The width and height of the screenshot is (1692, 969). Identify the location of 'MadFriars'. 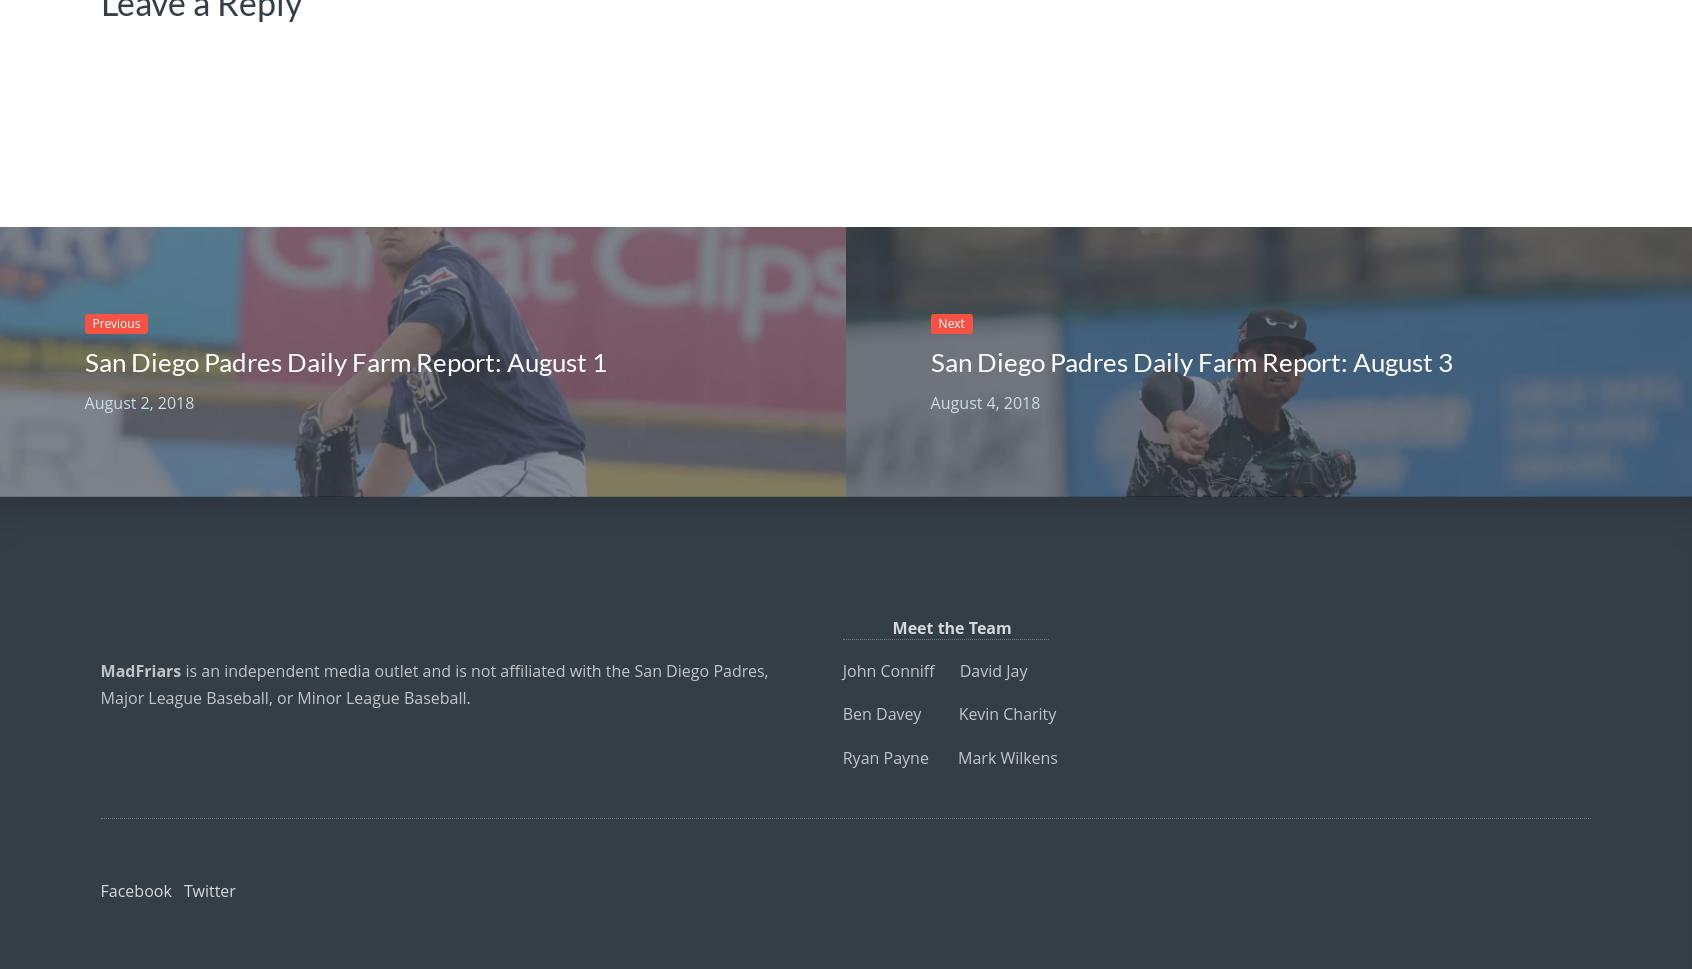
(140, 670).